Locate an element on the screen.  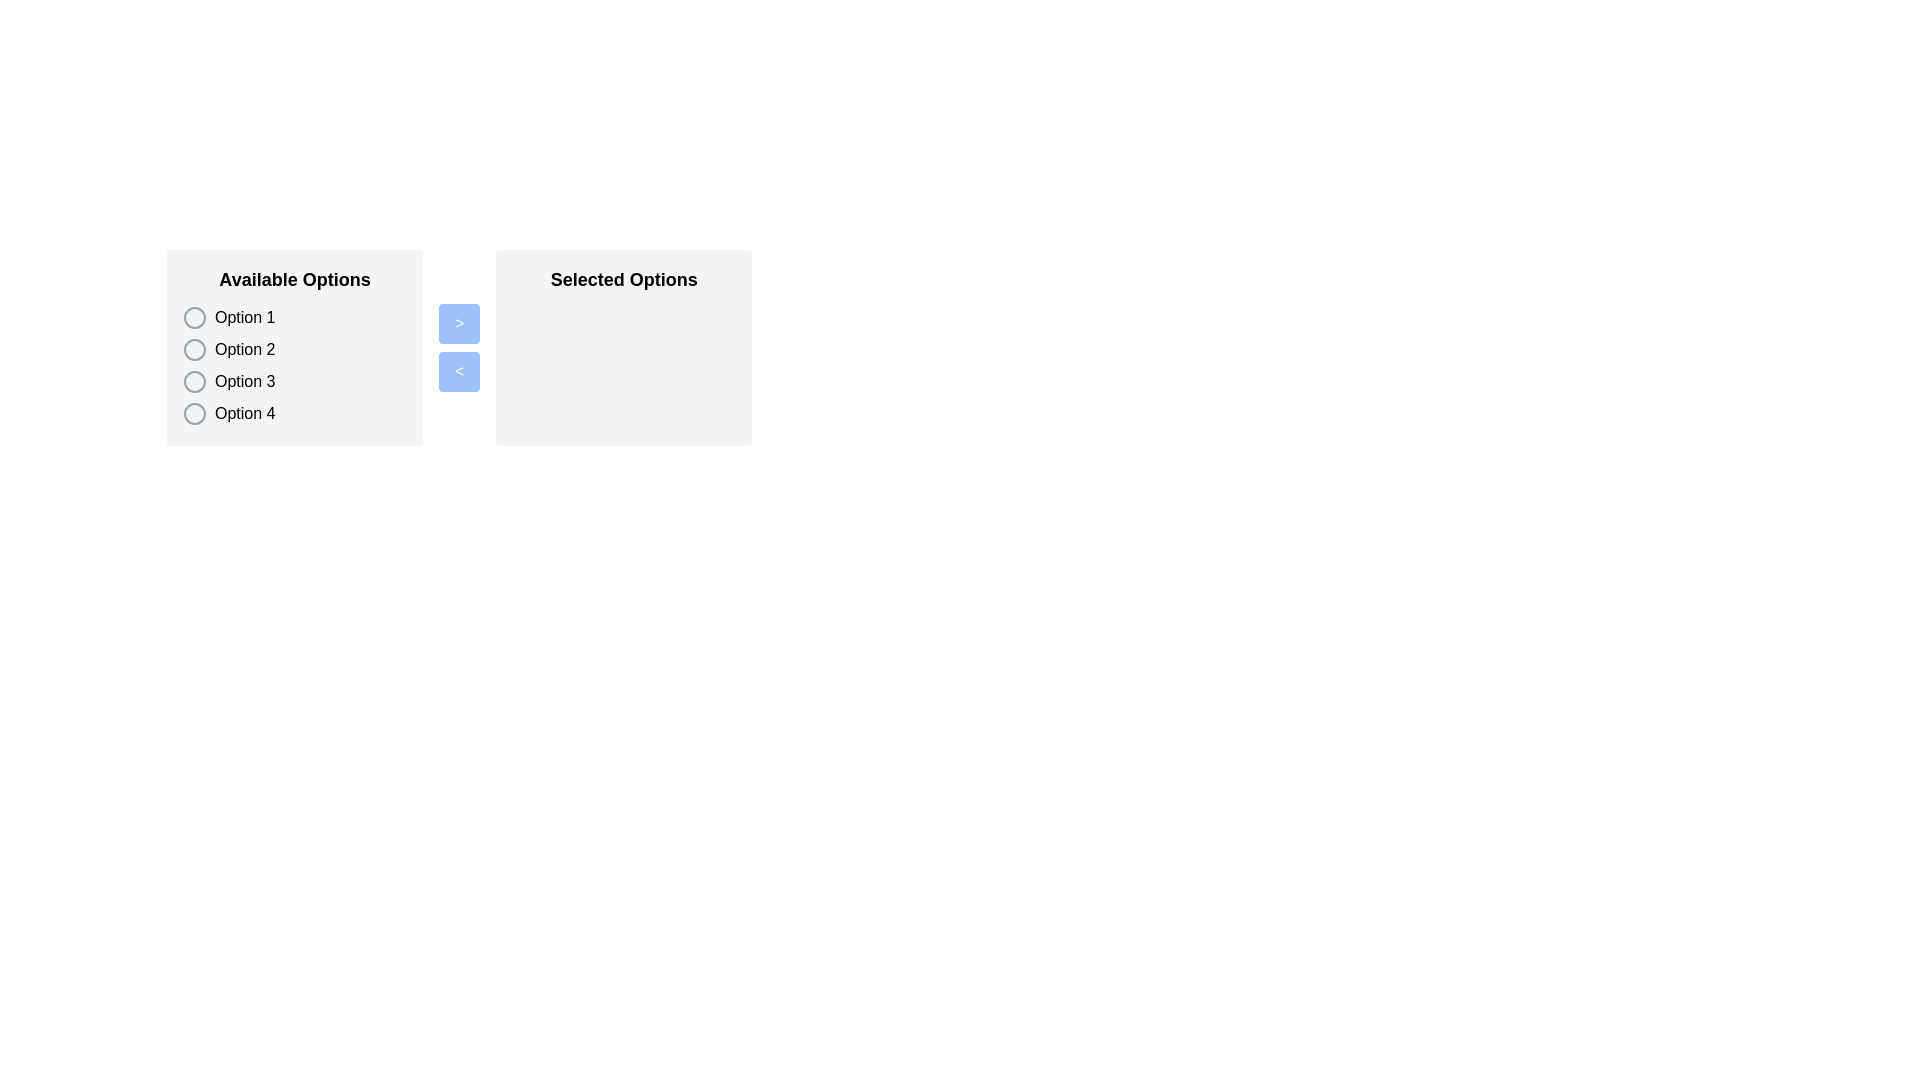
the radio button indicator for Option 3 is located at coordinates (195, 381).